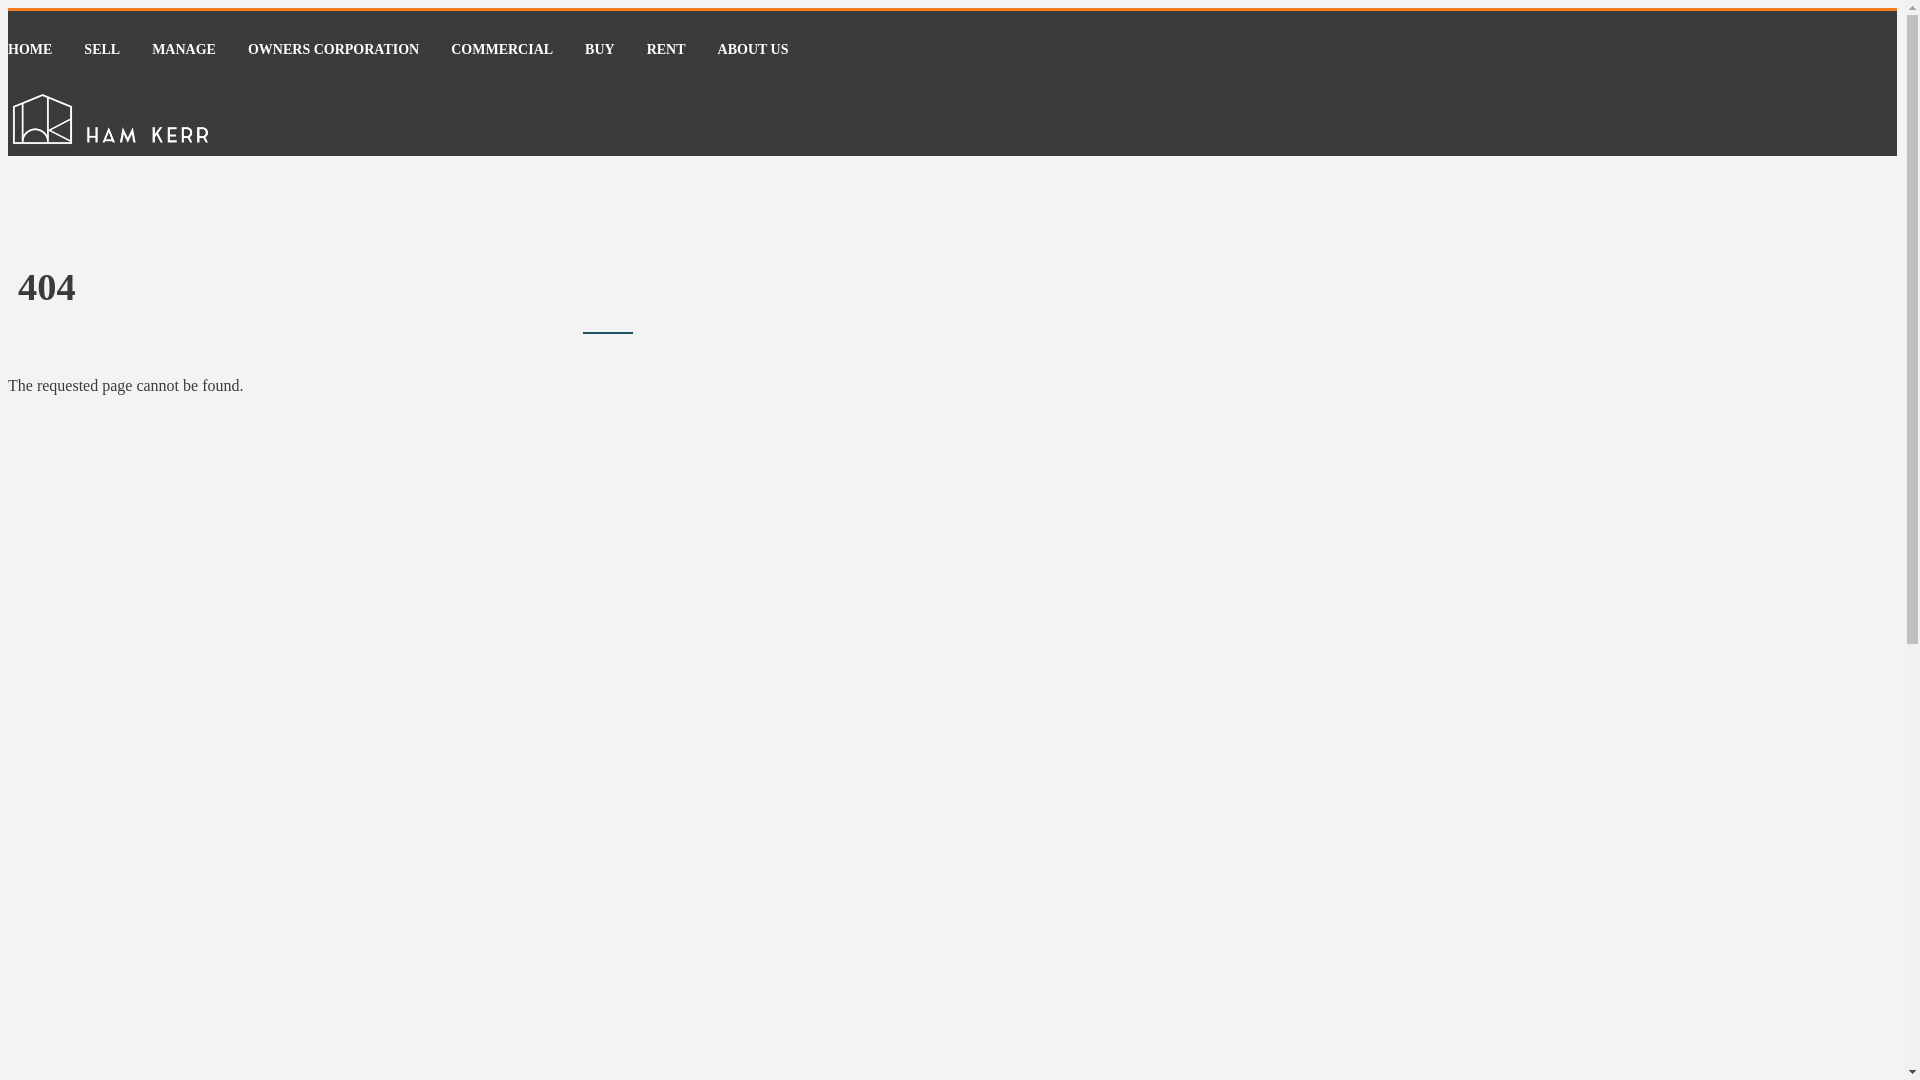 The height and width of the screenshot is (1080, 1920). What do you see at coordinates (502, 49) in the screenshot?
I see `'COMMERCIAL'` at bounding box center [502, 49].